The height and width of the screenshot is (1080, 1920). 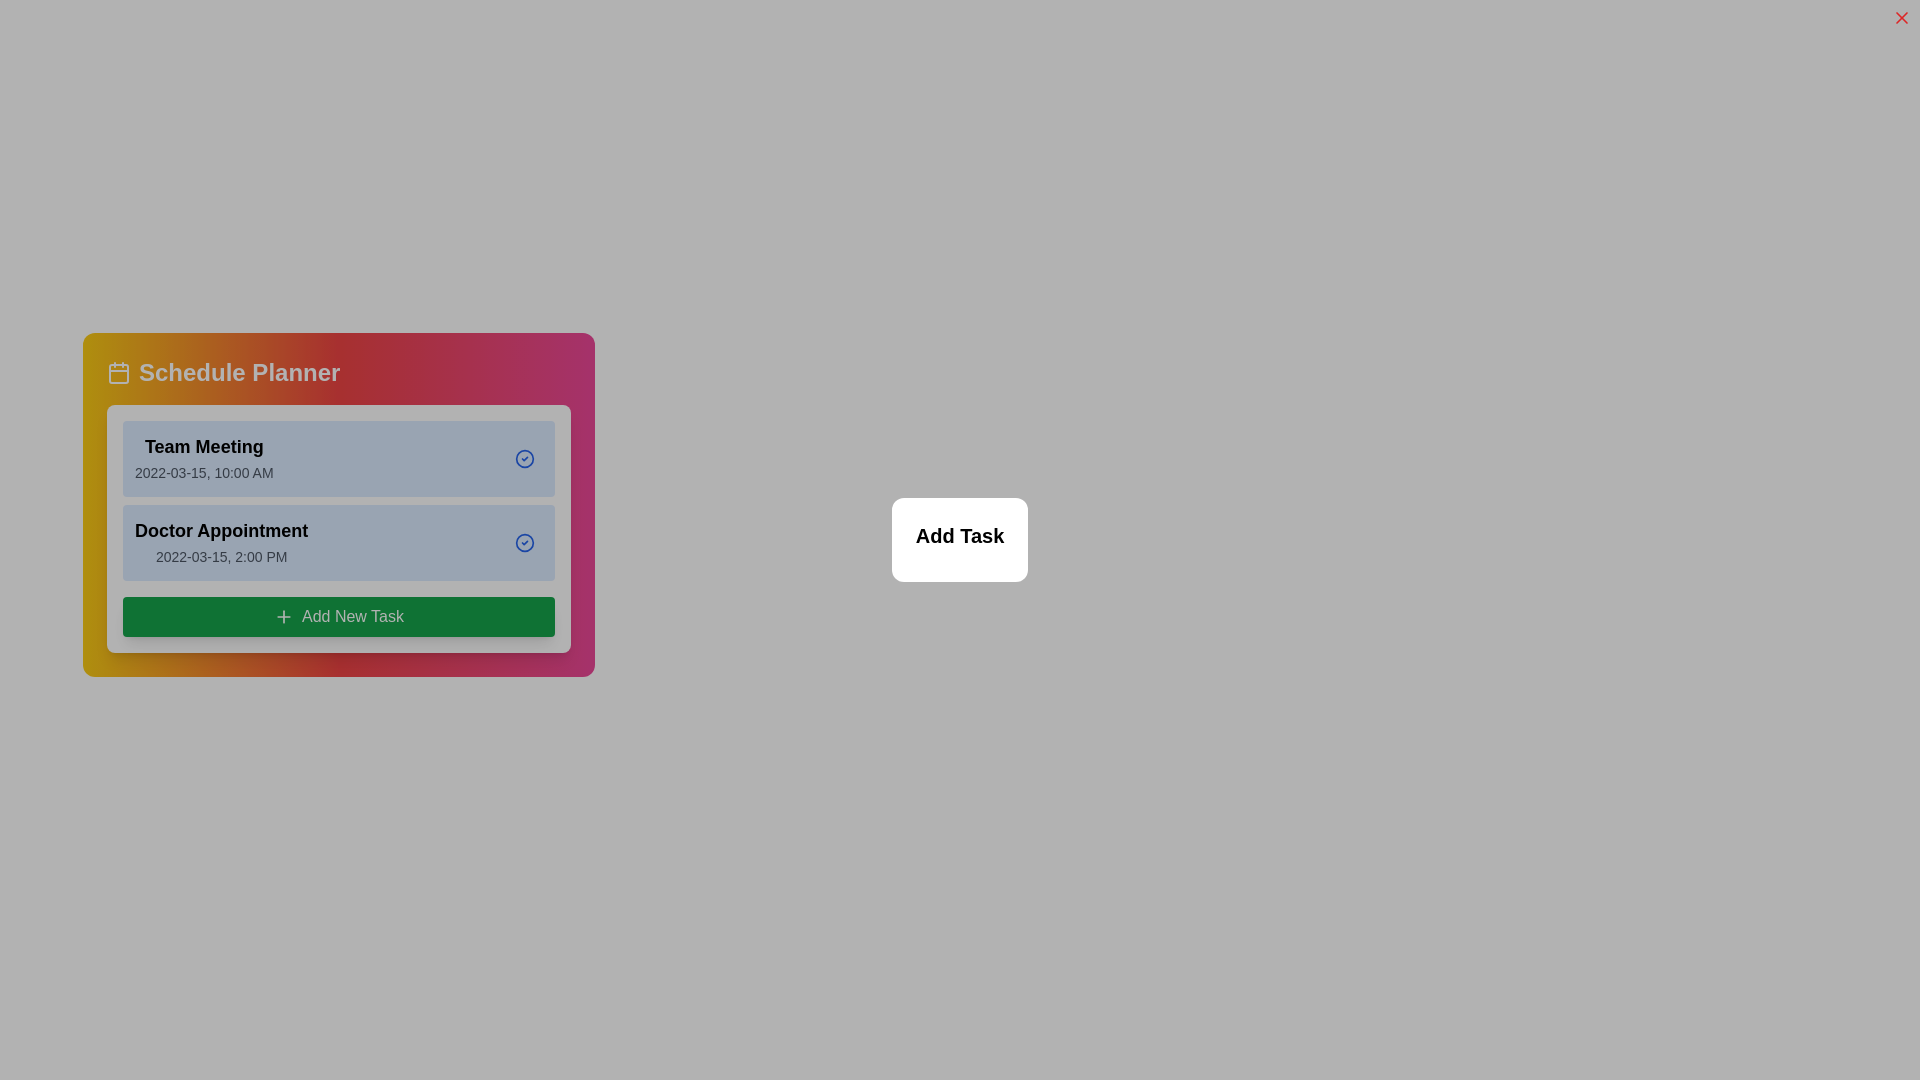 I want to click on the calendar icon located on the left side of the 'Schedule Planner' header, positioned before the text 'Schedule Planner', so click(x=118, y=373).